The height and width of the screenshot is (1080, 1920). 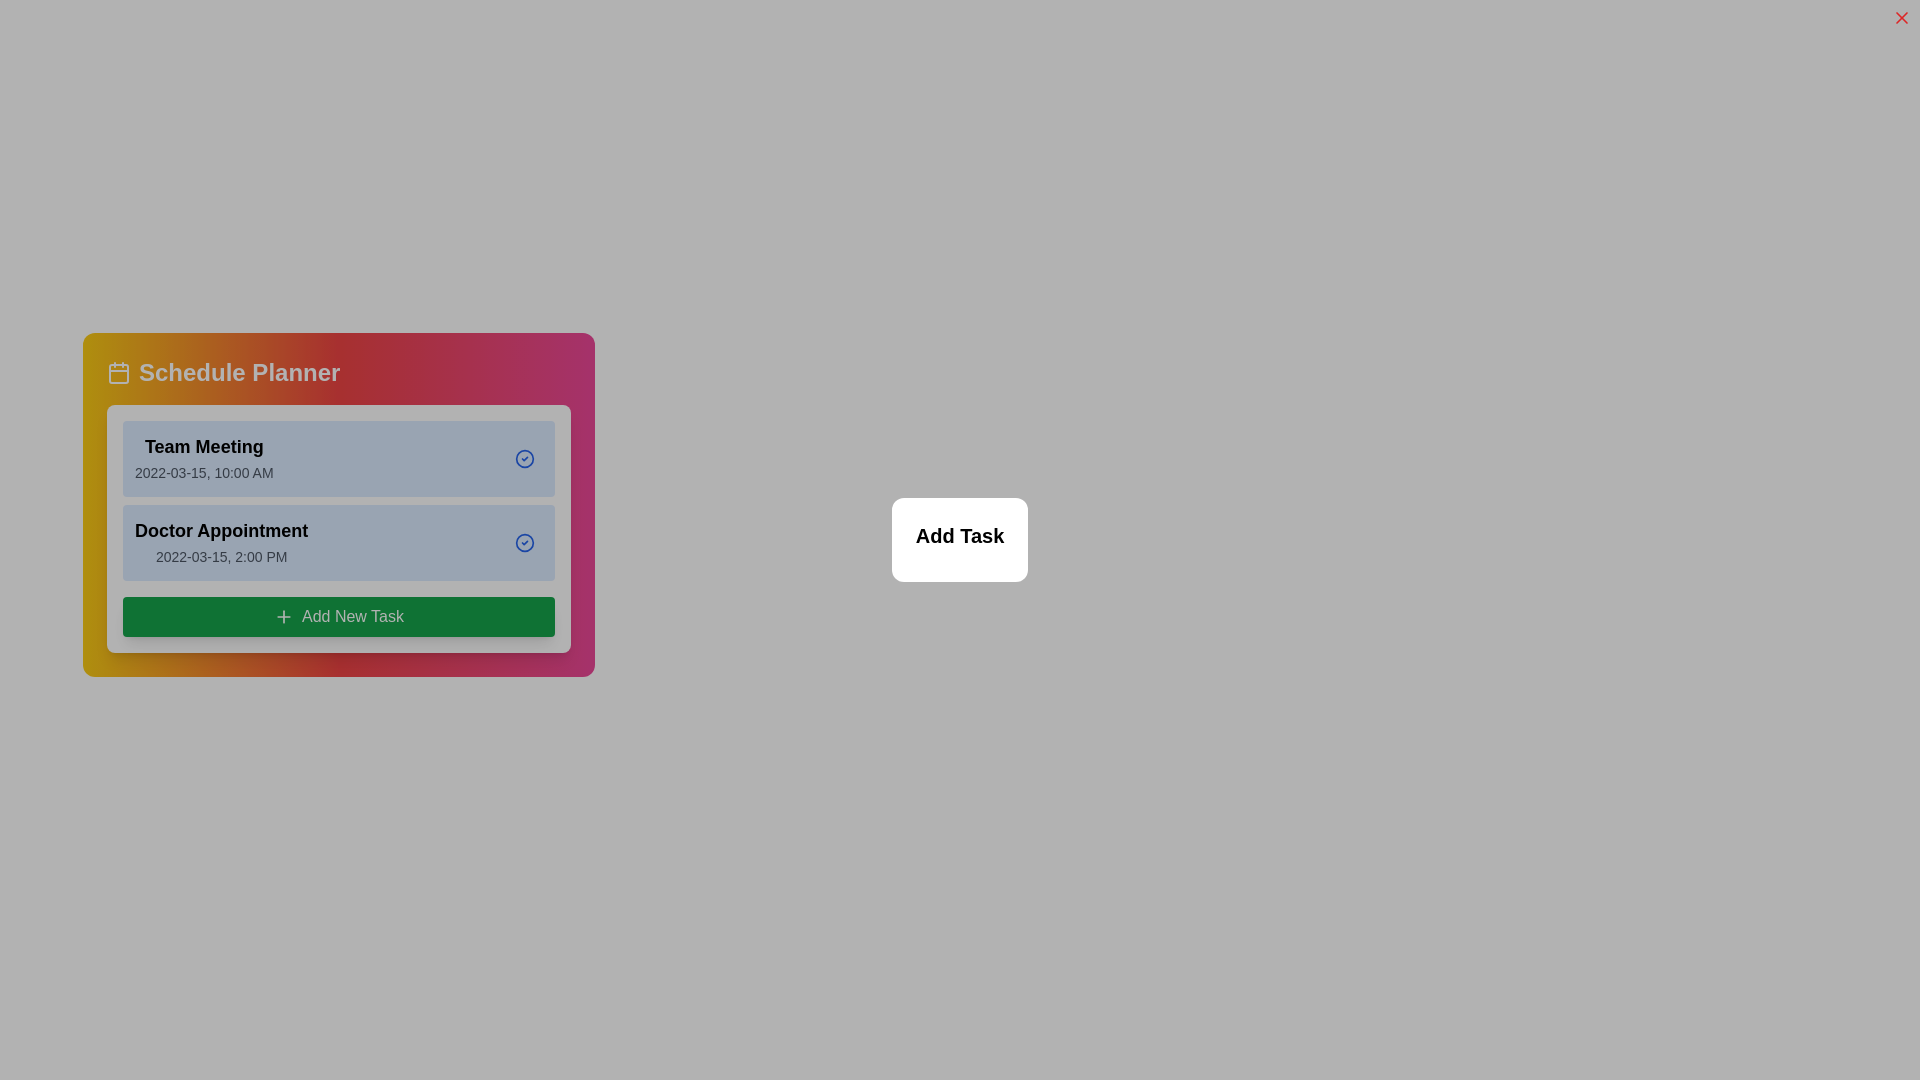 I want to click on the calendar icon located on the left side of the 'Schedule Planner' header, positioned before the text 'Schedule Planner', so click(x=118, y=373).